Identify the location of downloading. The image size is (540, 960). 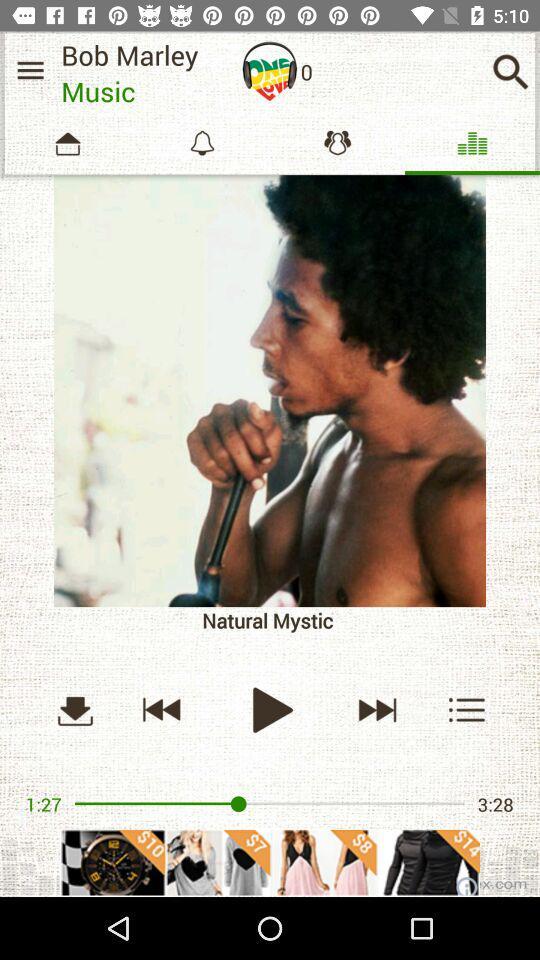
(74, 709).